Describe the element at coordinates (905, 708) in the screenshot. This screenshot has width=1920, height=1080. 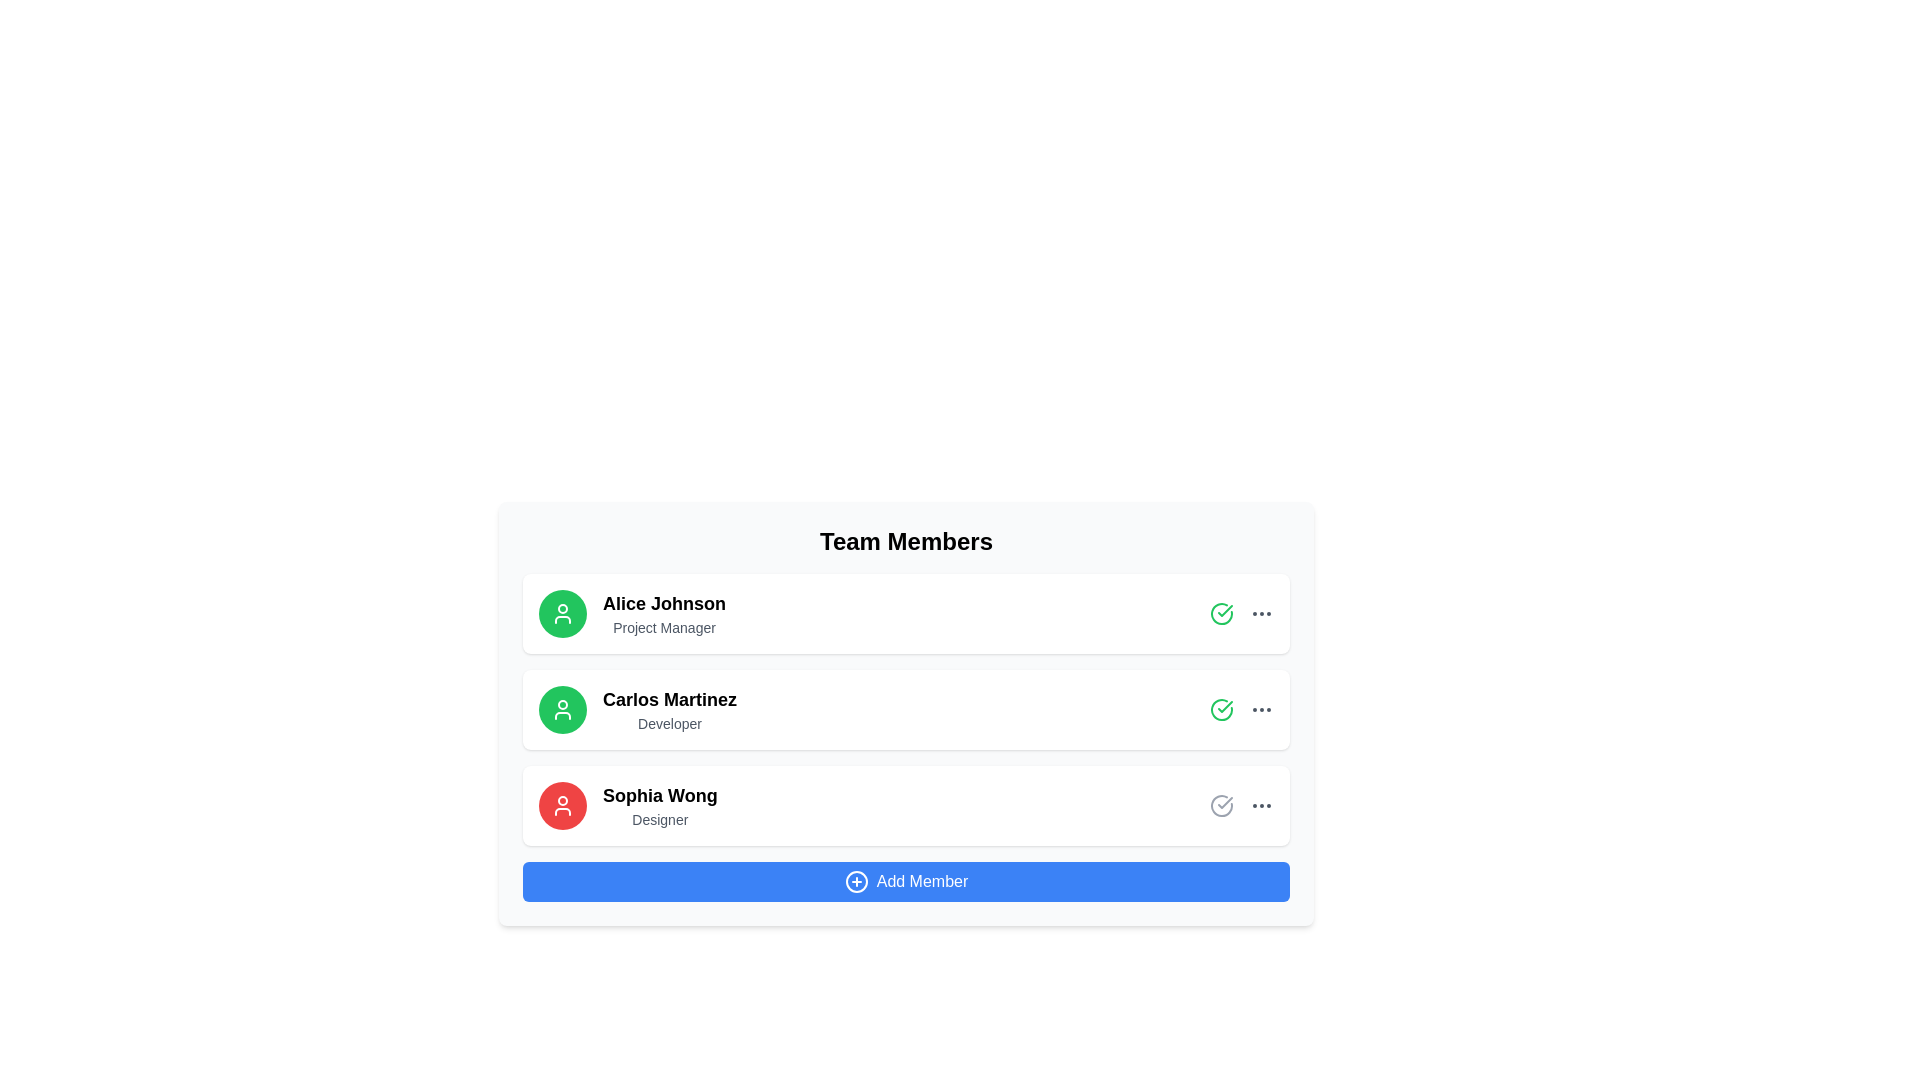
I see `the middle team member entry in the 'Team Members' section` at that location.